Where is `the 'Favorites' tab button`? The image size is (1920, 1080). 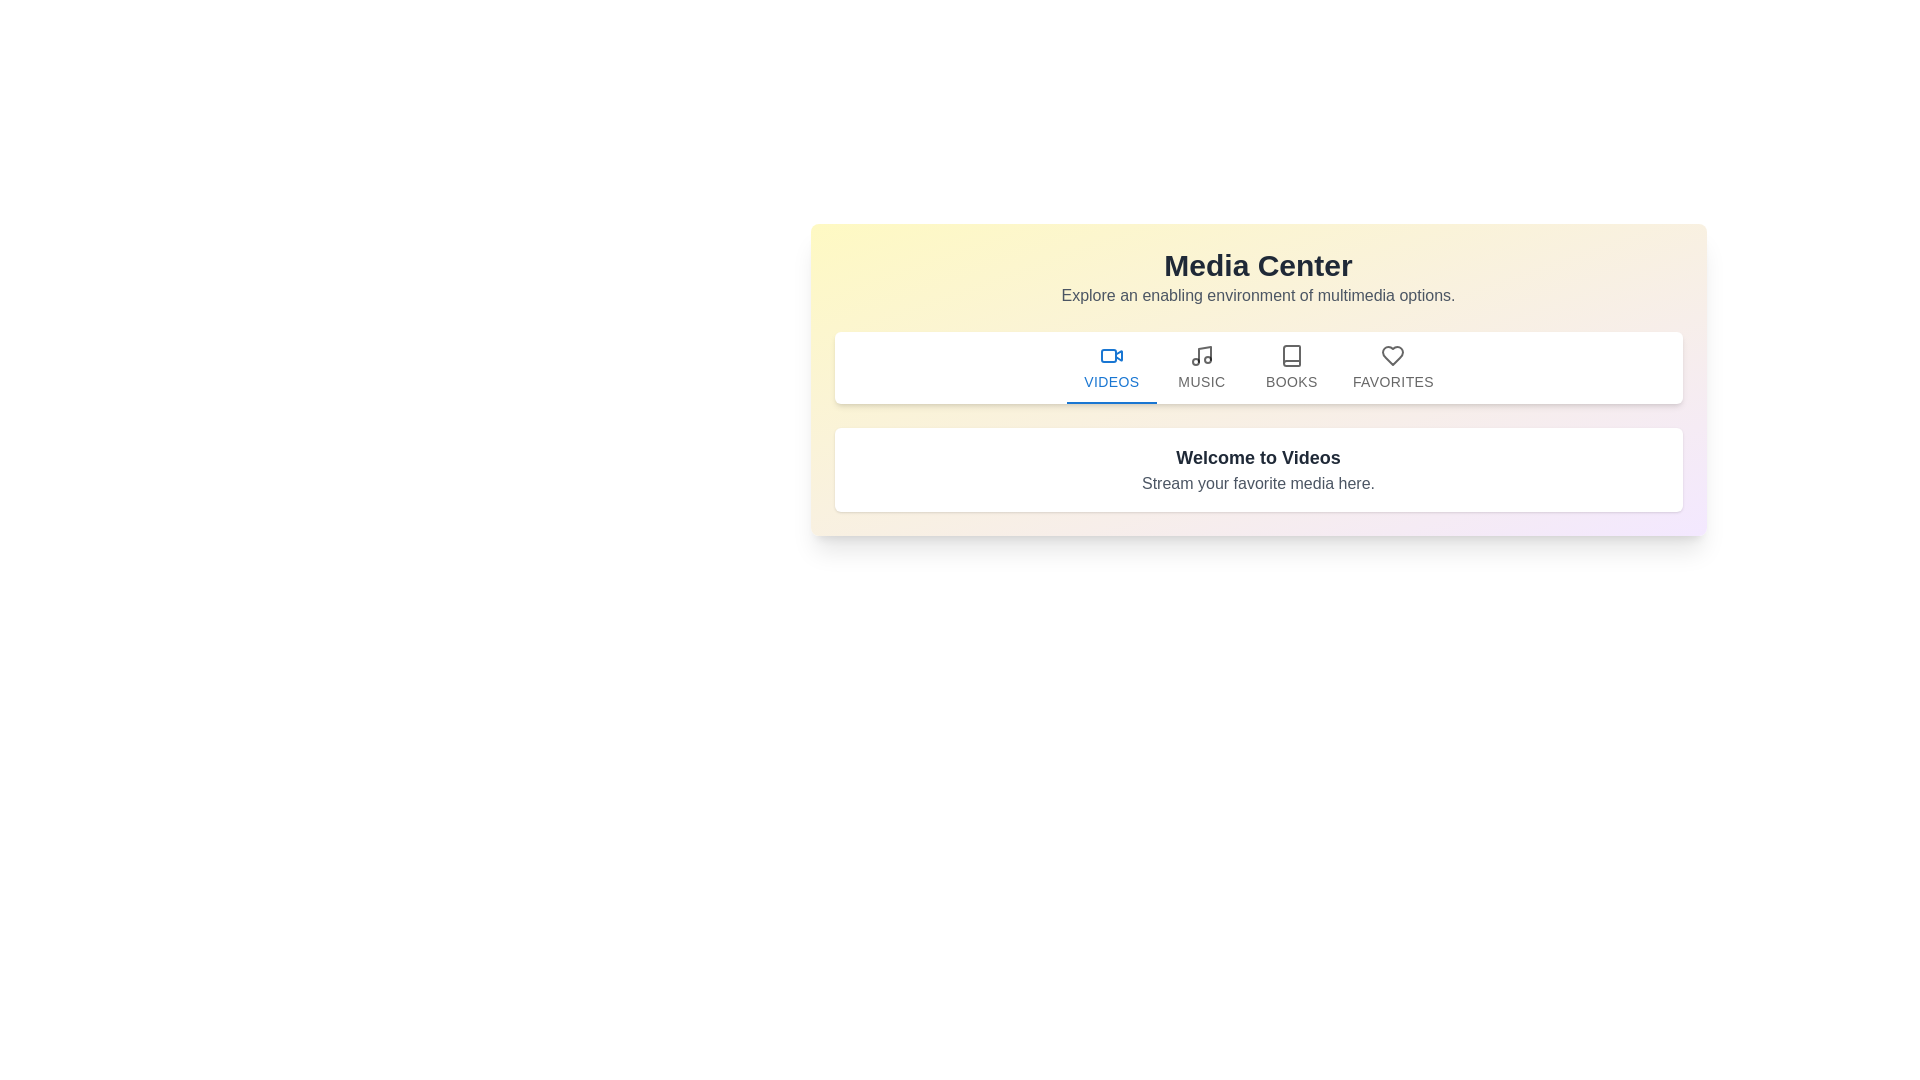
the 'Favorites' tab button is located at coordinates (1392, 367).